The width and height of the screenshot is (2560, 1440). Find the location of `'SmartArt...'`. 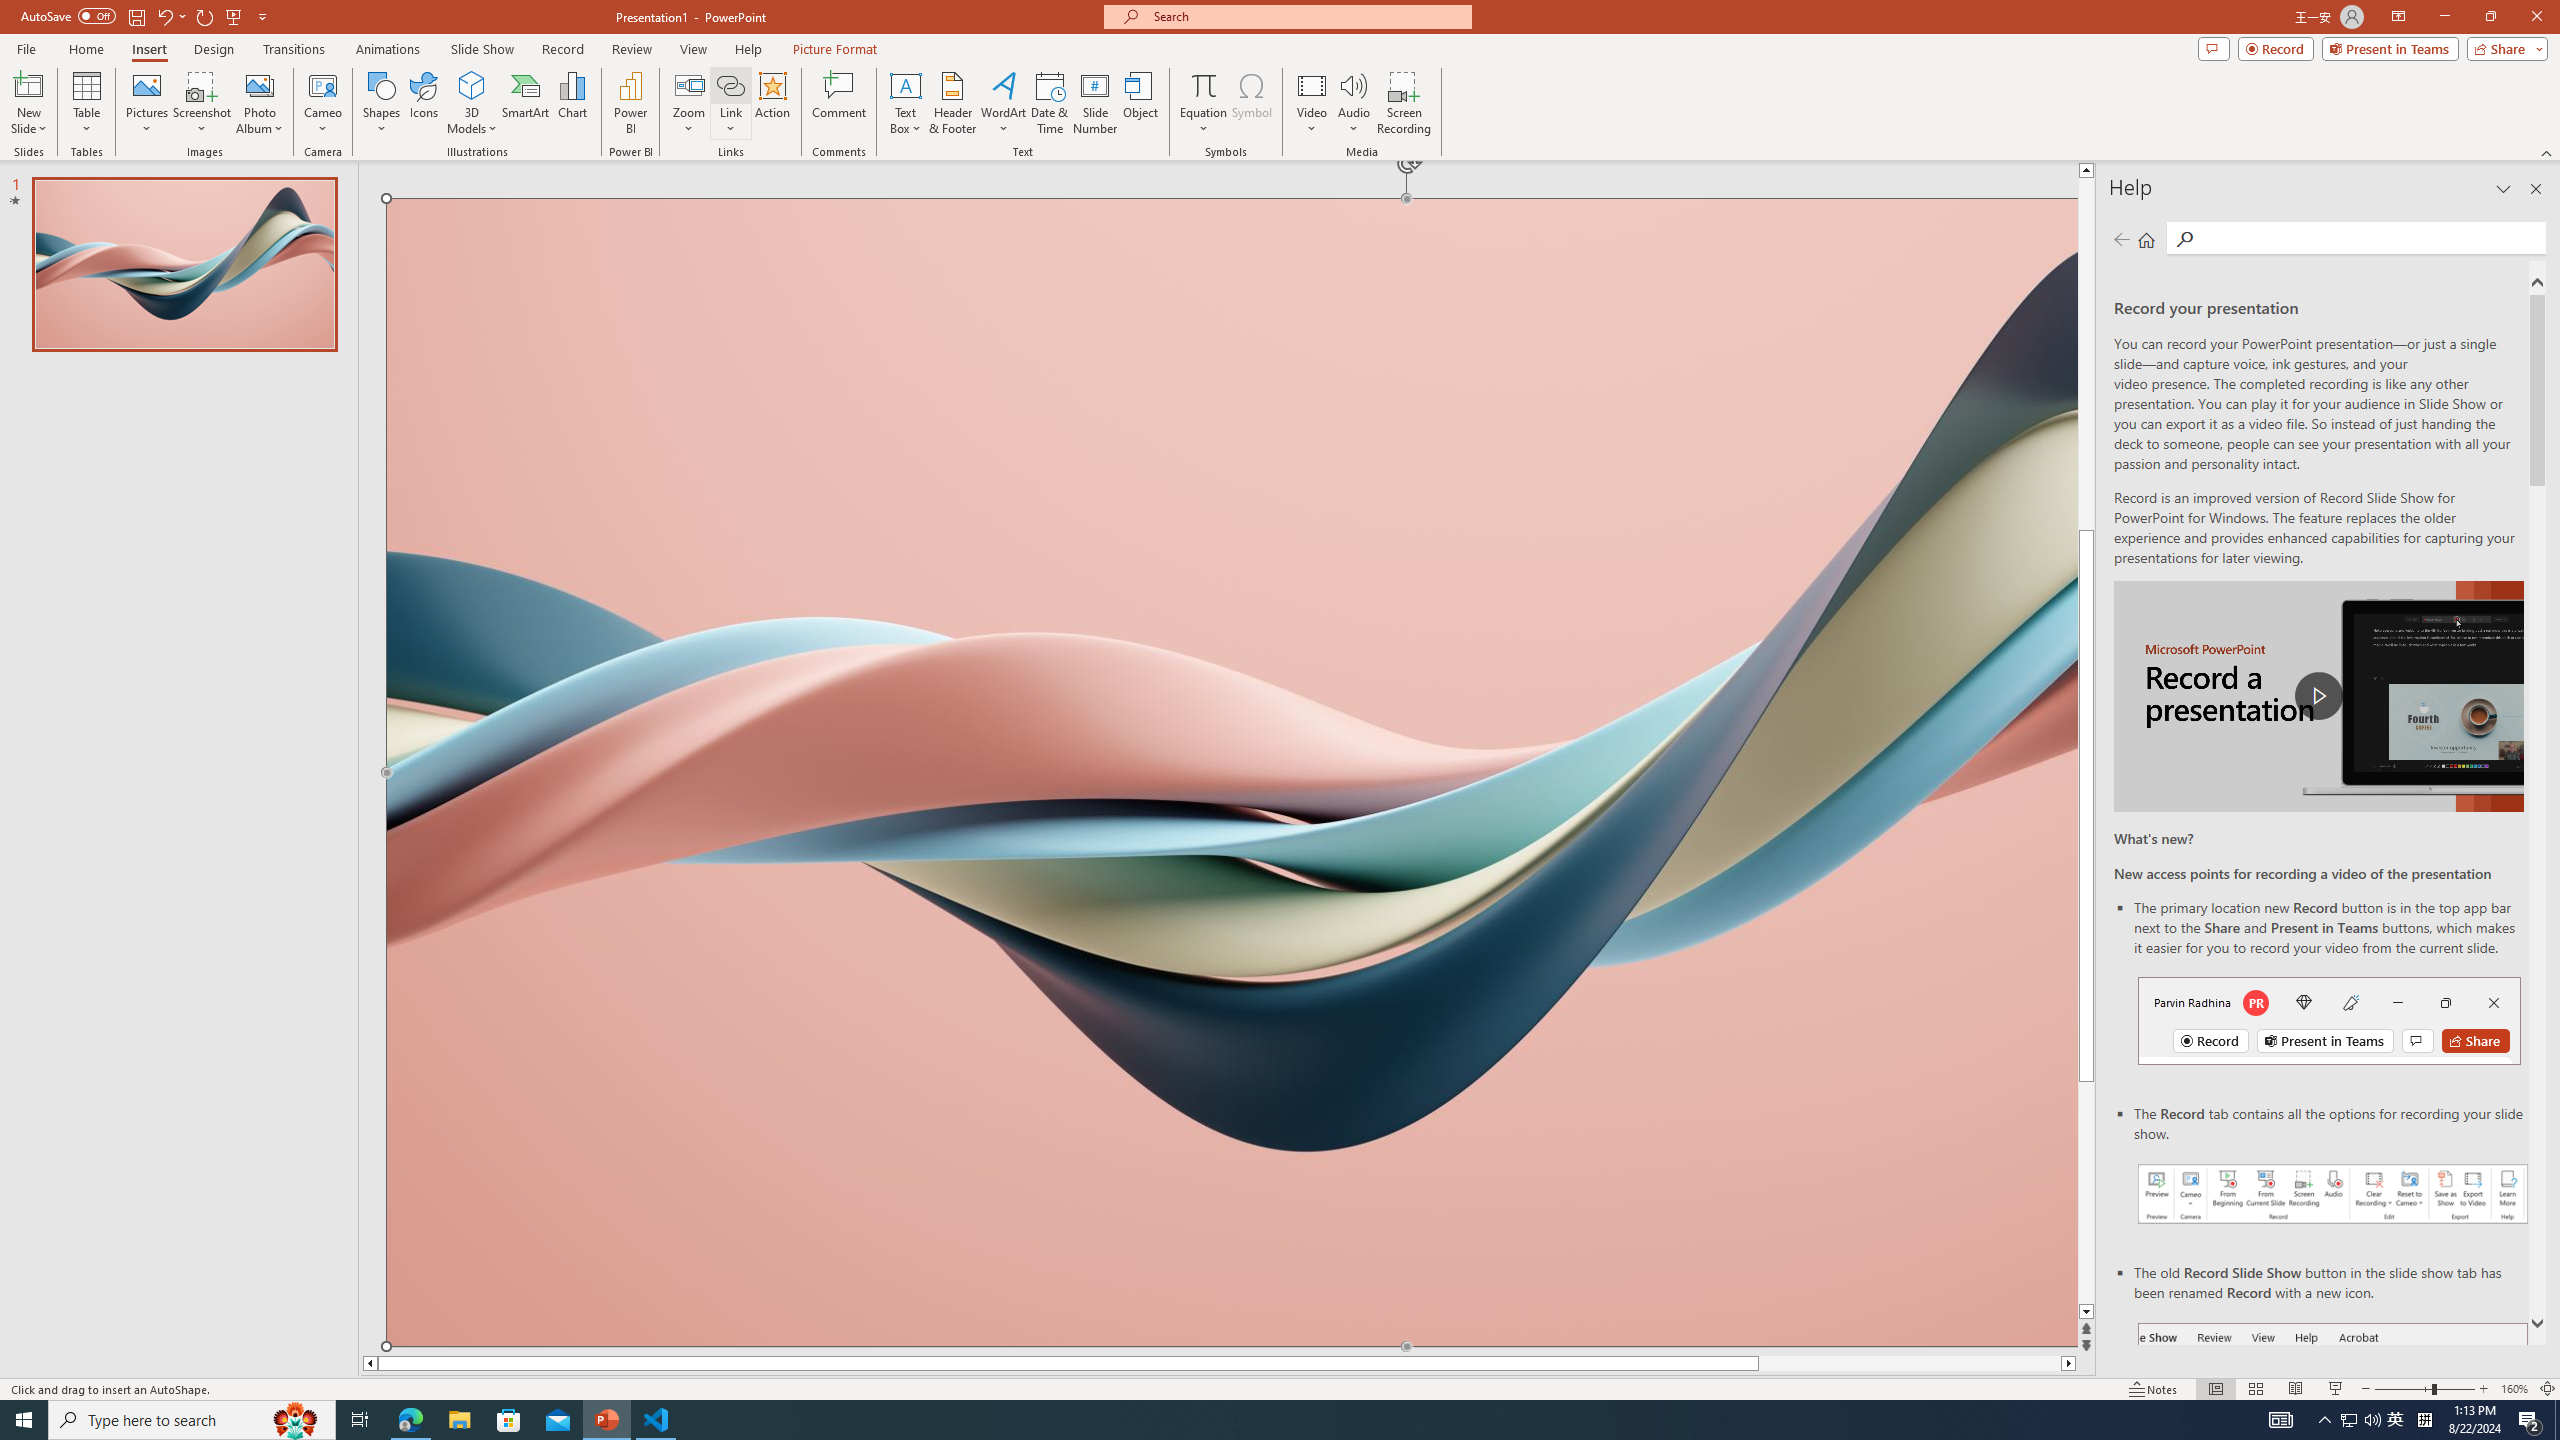

'SmartArt...' is located at coordinates (525, 103).